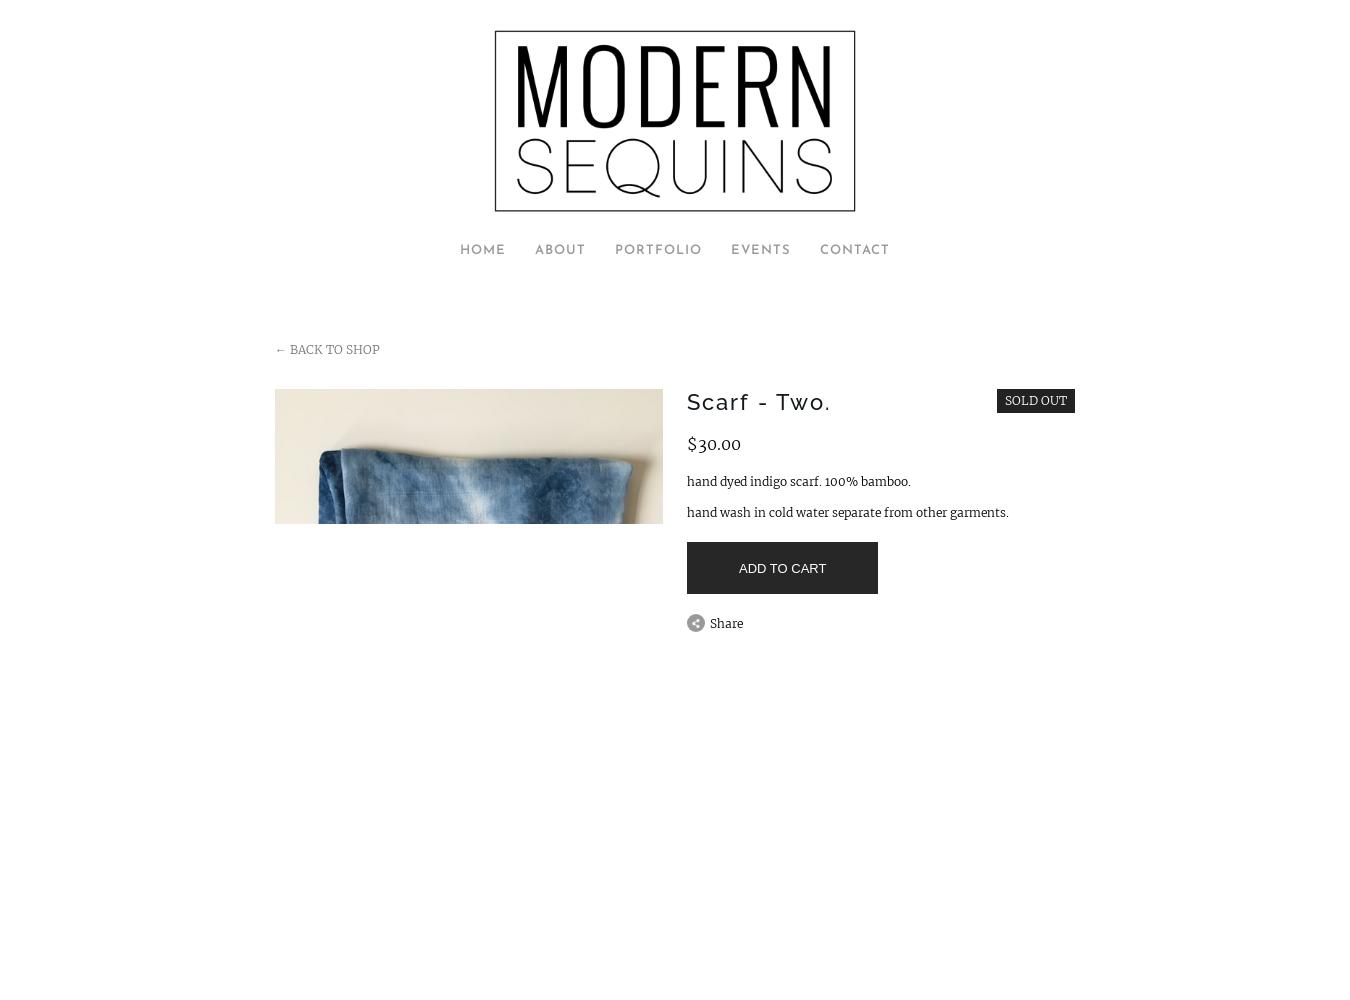  I want to click on 'Back to Shop', so click(332, 348).